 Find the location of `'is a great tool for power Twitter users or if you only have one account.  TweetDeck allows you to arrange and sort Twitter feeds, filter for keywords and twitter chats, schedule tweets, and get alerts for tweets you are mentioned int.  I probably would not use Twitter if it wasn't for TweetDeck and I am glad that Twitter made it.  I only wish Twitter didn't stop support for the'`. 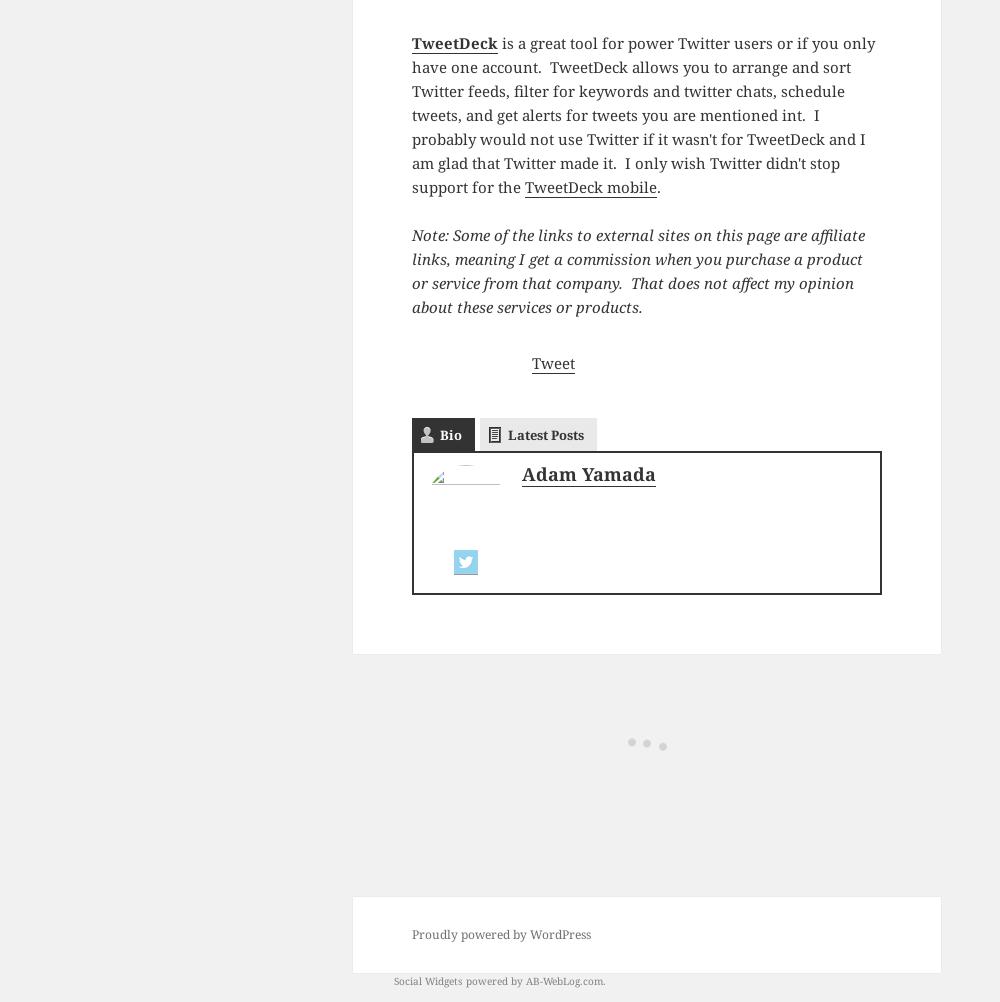

'is a great tool for power Twitter users or if you only have one account.  TweetDeck allows you to arrange and sort Twitter feeds, filter for keywords and twitter chats, schedule tweets, and get alerts for tweets you are mentioned int.  I probably would not use Twitter if it wasn't for TweetDeck and I am glad that Twitter made it.  I only wish Twitter didn't stop support for the' is located at coordinates (642, 113).